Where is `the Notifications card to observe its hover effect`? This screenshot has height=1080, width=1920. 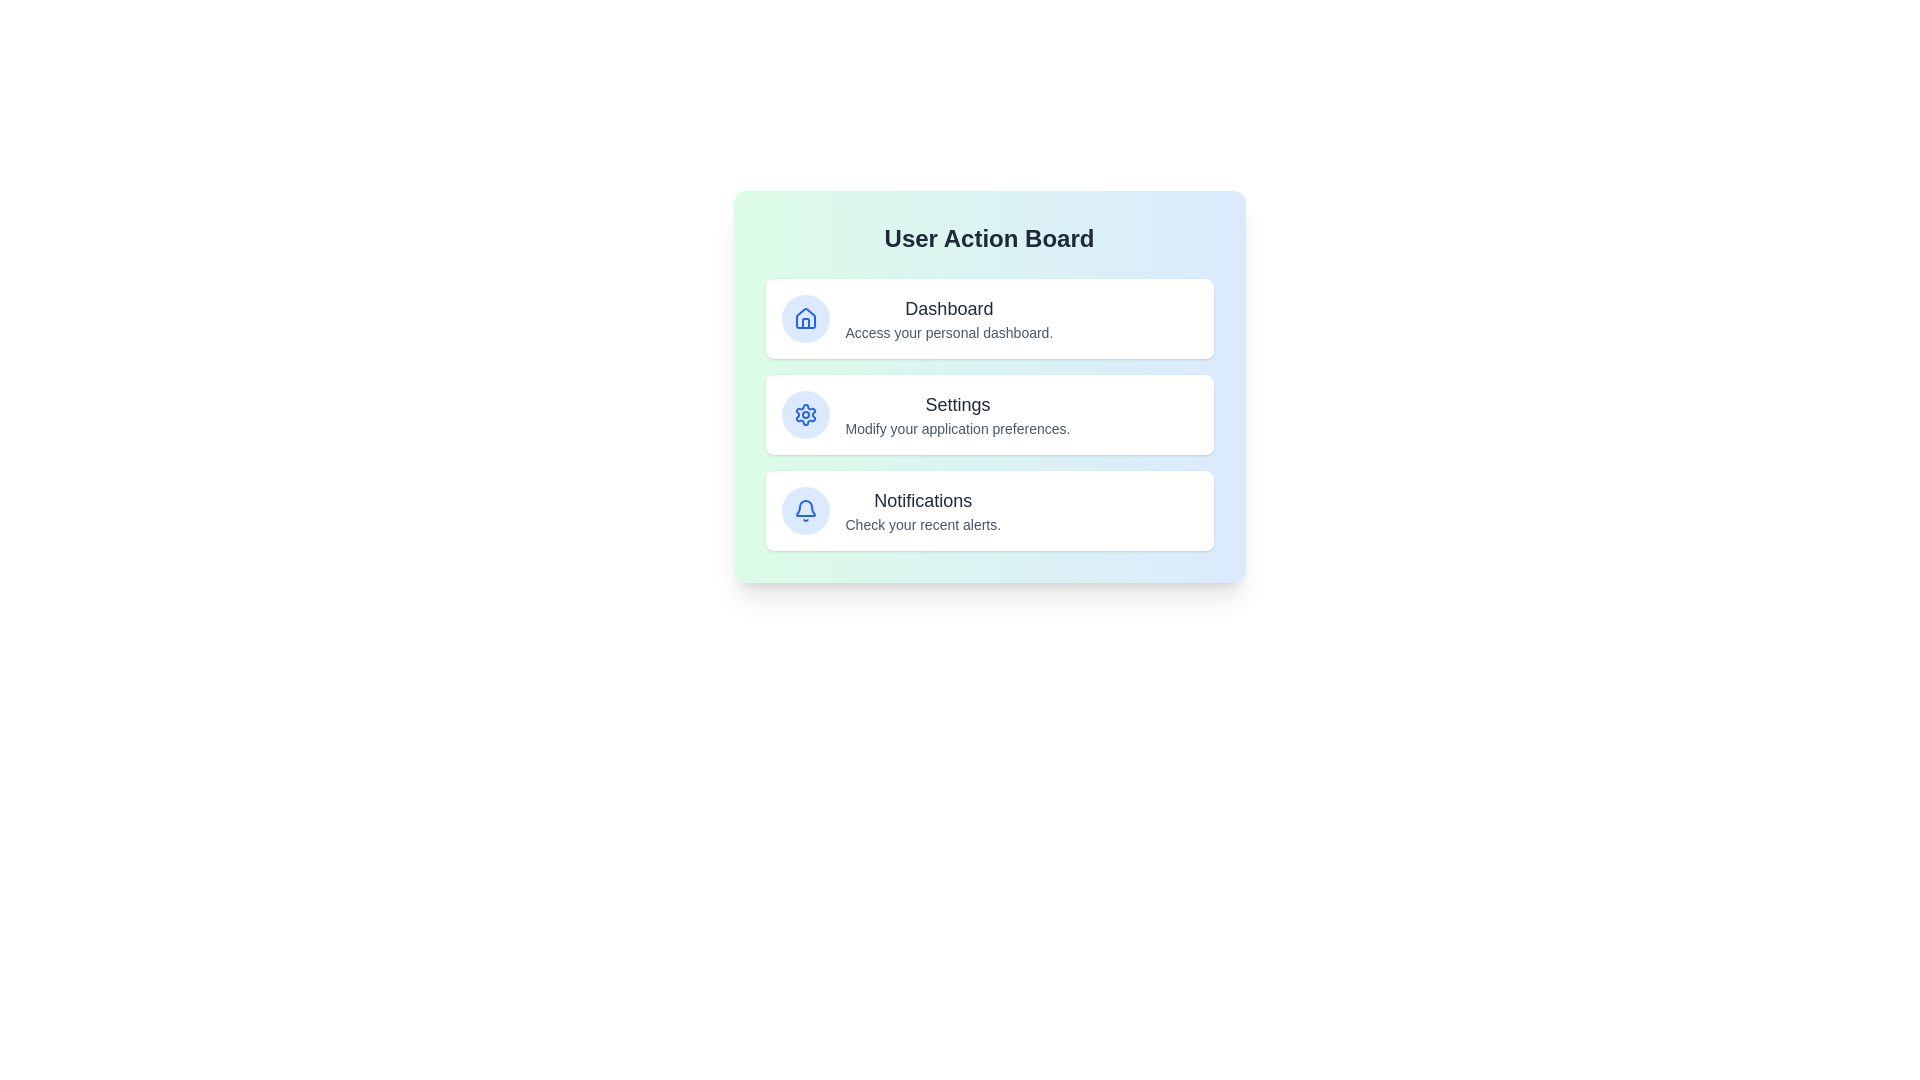 the Notifications card to observe its hover effect is located at coordinates (989, 509).